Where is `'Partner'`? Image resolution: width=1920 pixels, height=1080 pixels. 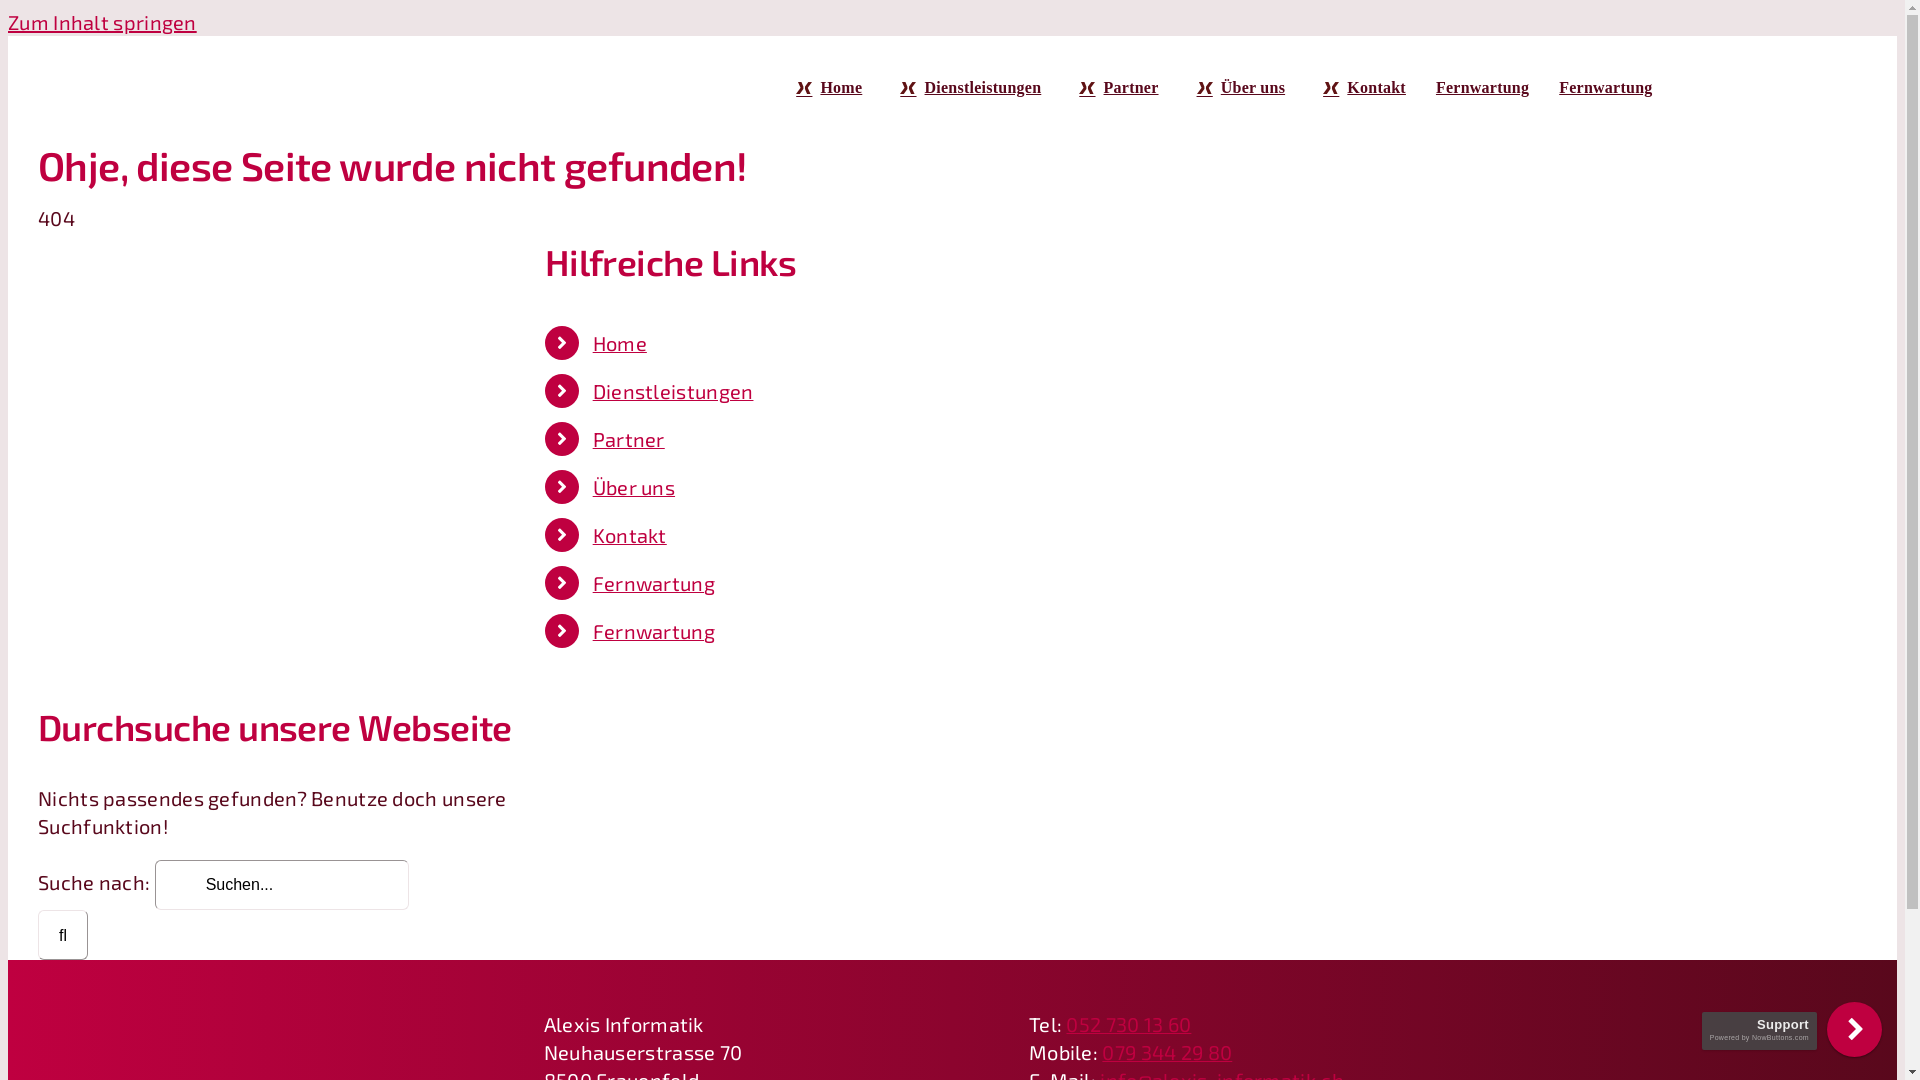
'Partner' is located at coordinates (627, 438).